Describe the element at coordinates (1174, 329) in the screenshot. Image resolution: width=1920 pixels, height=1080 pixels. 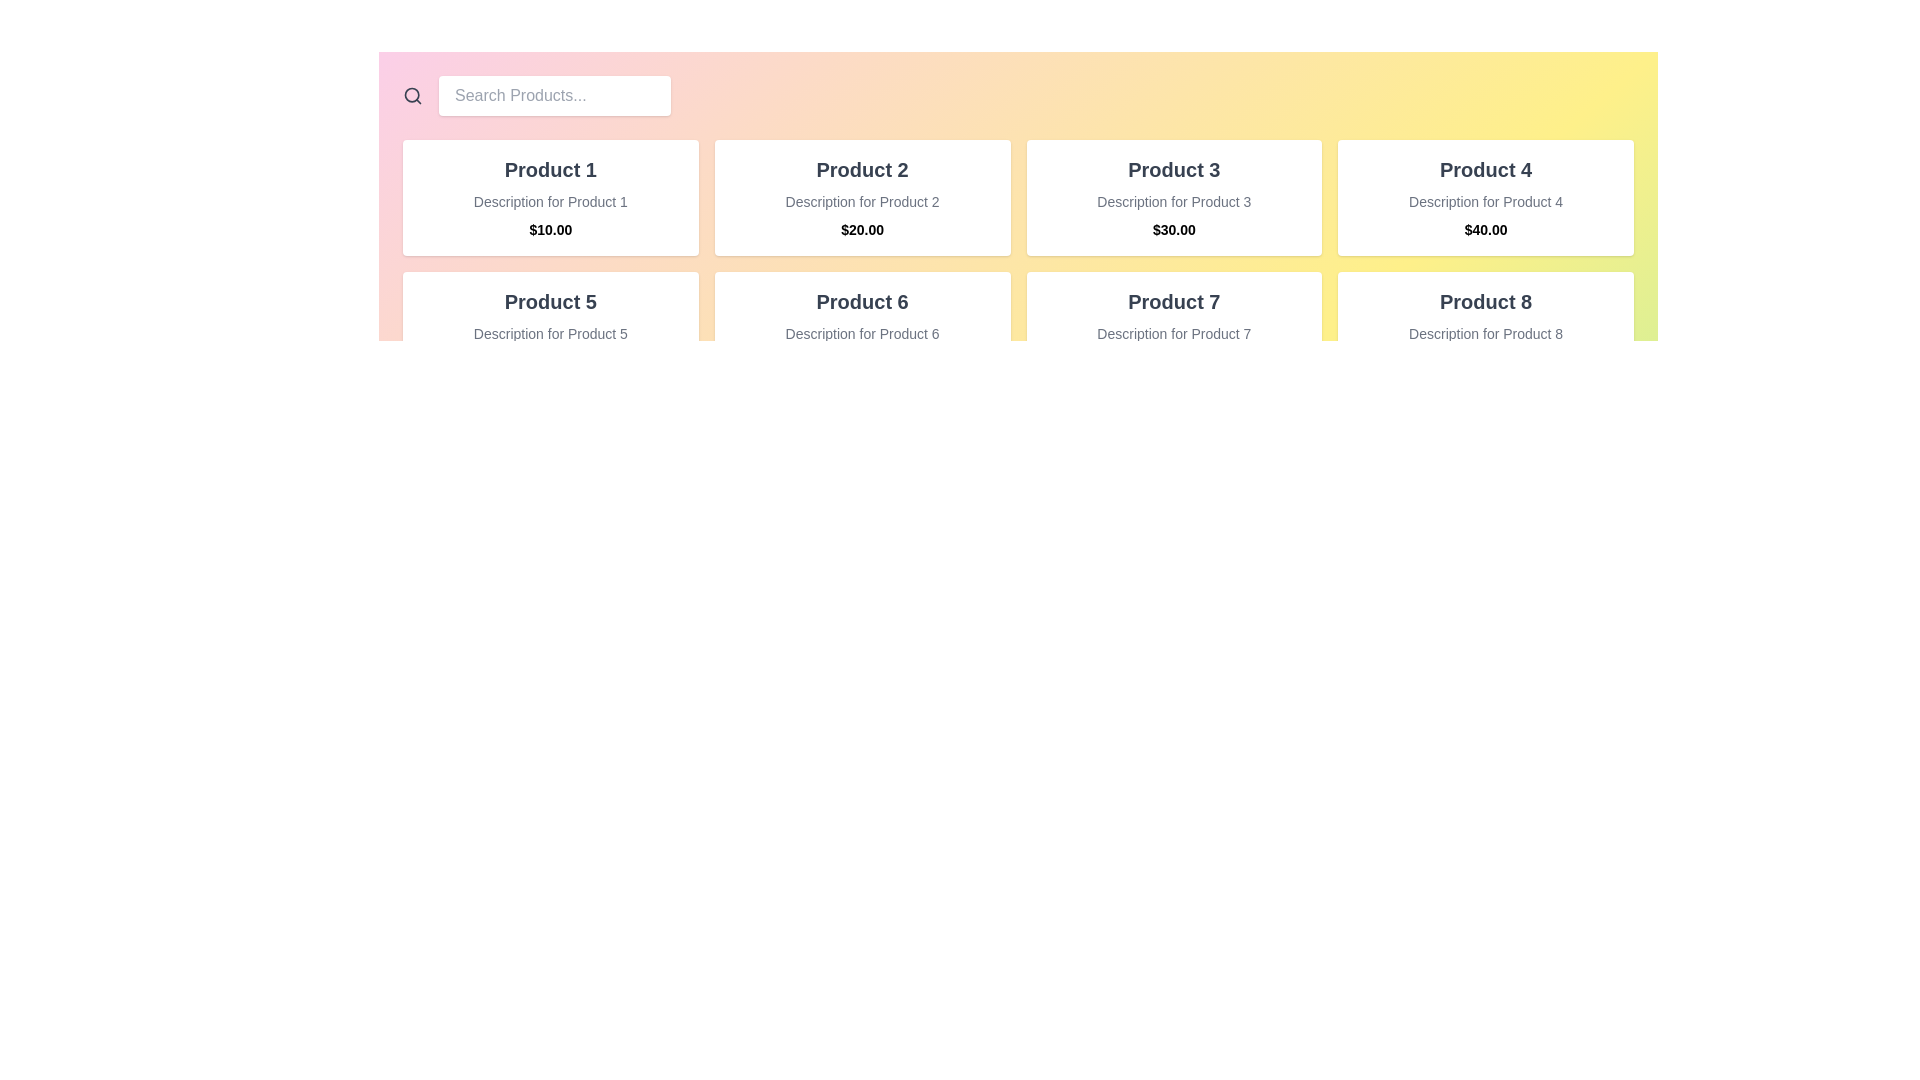
I see `text contained in the seventh product Information card, which displays the title, description, and price of the product` at that location.